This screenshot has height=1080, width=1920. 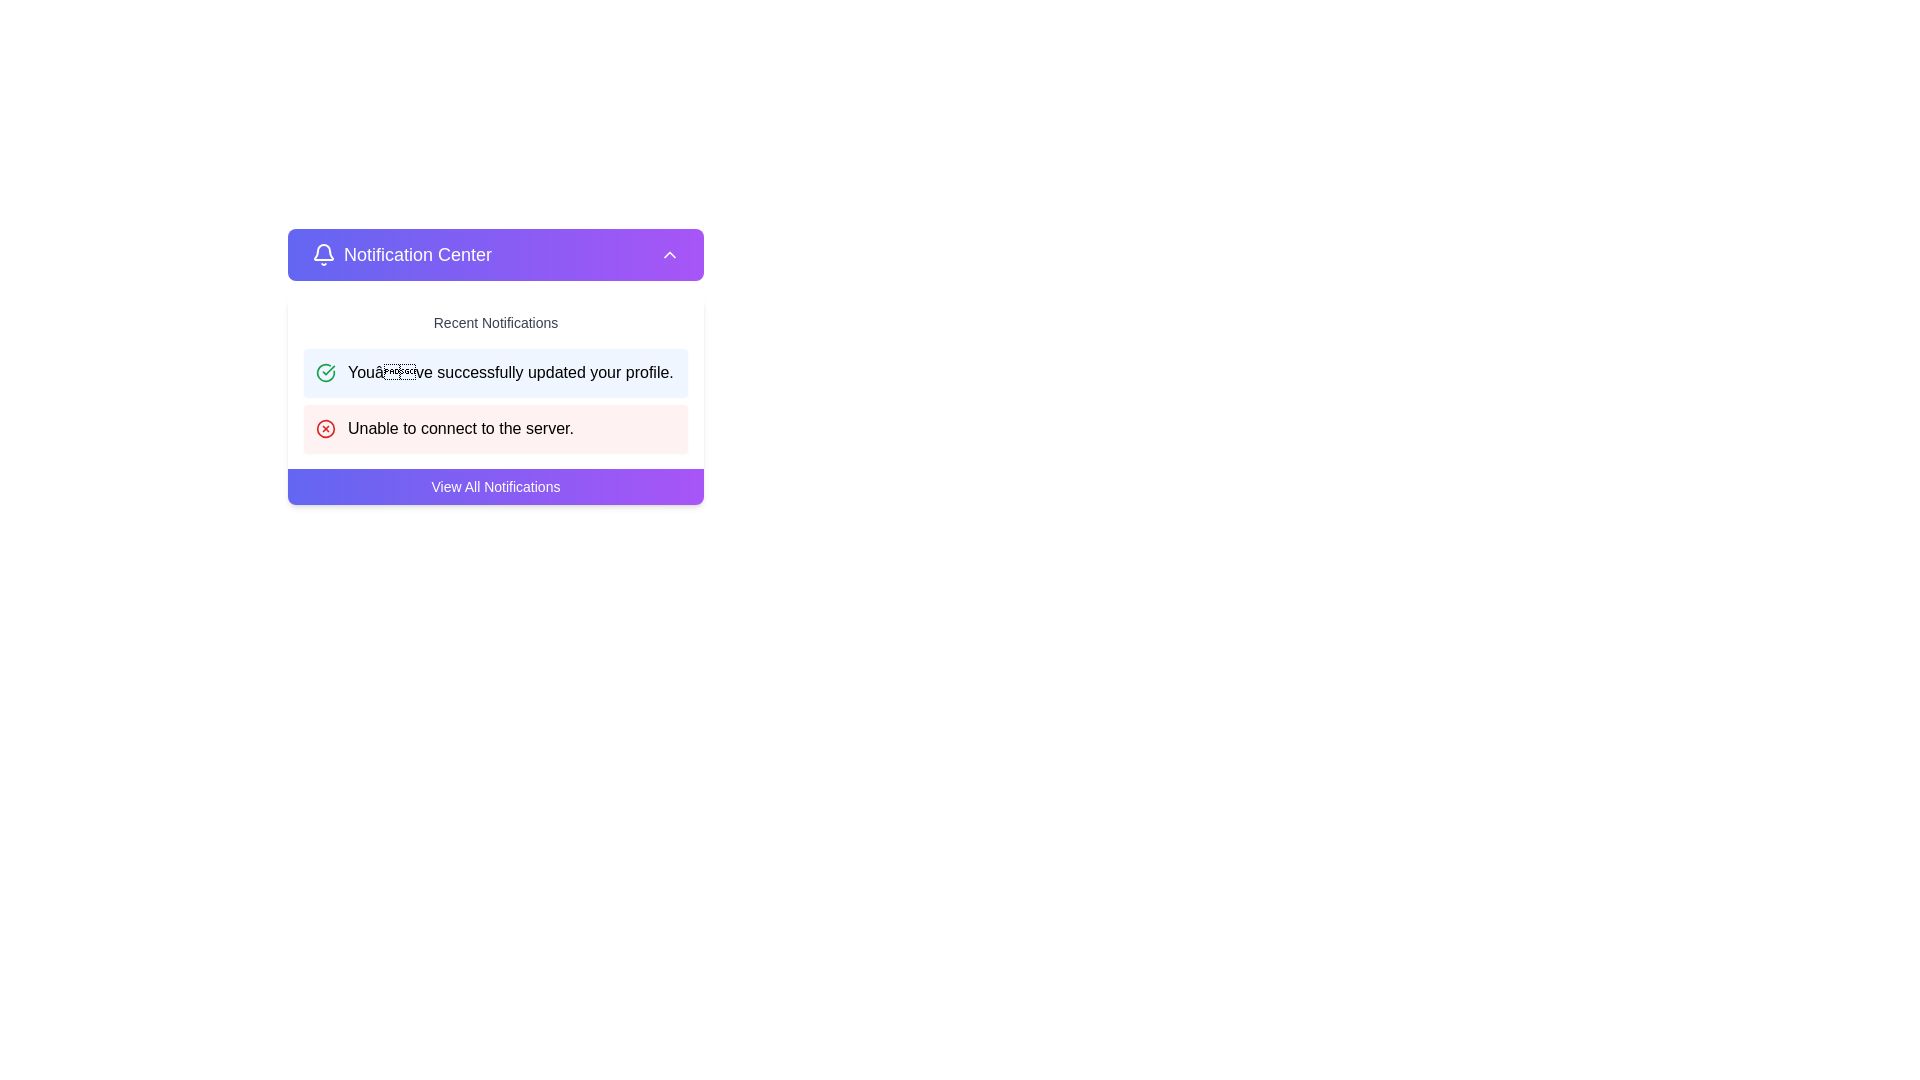 What do you see at coordinates (495, 486) in the screenshot?
I see `the notifications button located at the bottom of the notification panel` at bounding box center [495, 486].